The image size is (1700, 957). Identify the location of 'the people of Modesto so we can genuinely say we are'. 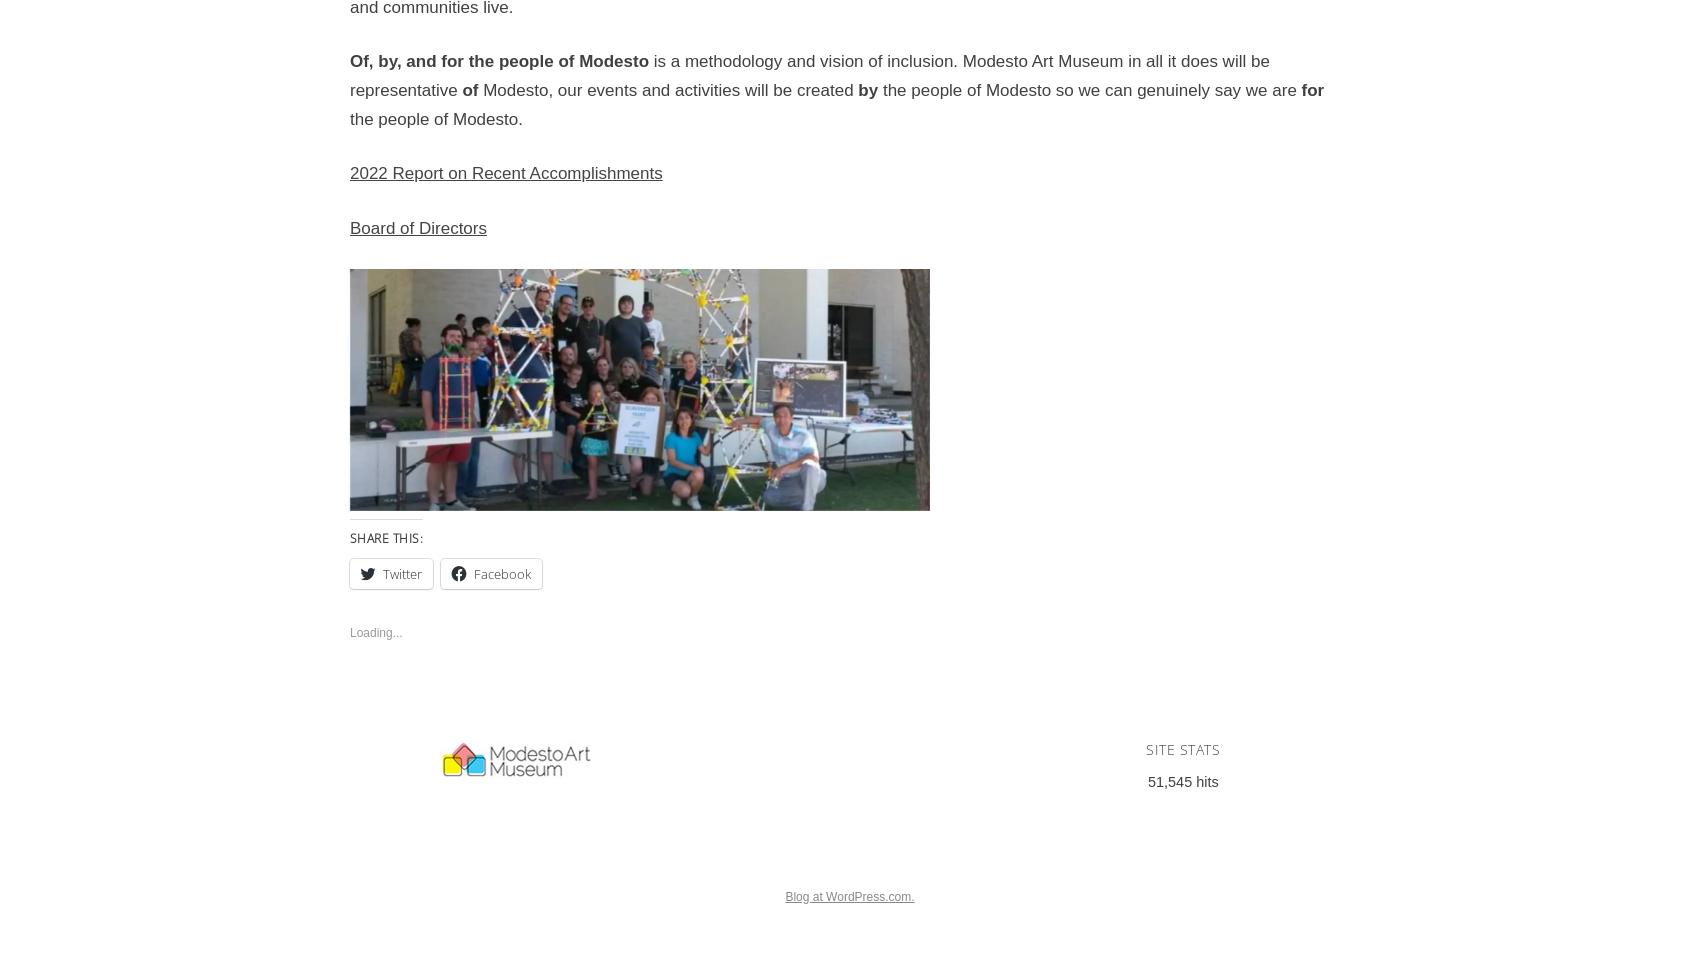
(1089, 89).